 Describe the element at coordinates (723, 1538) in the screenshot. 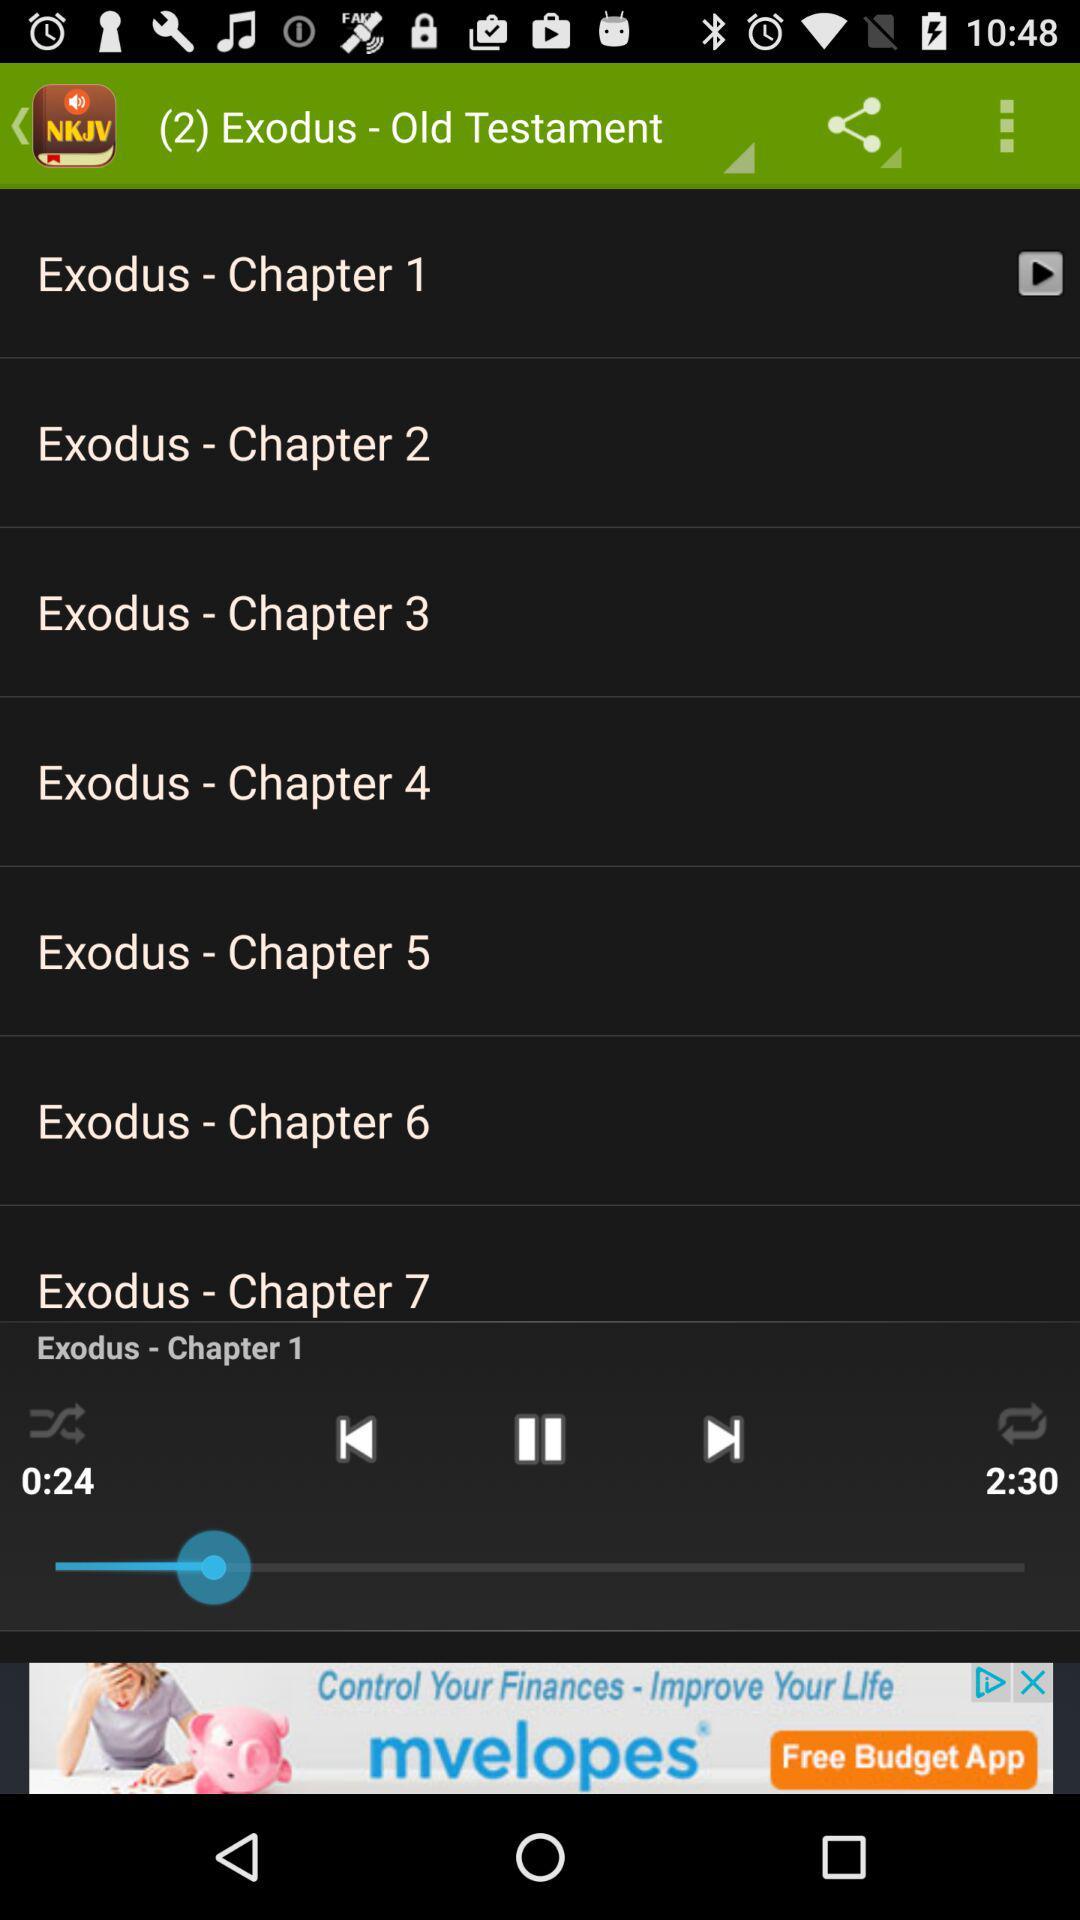

I see `the skip_next icon` at that location.